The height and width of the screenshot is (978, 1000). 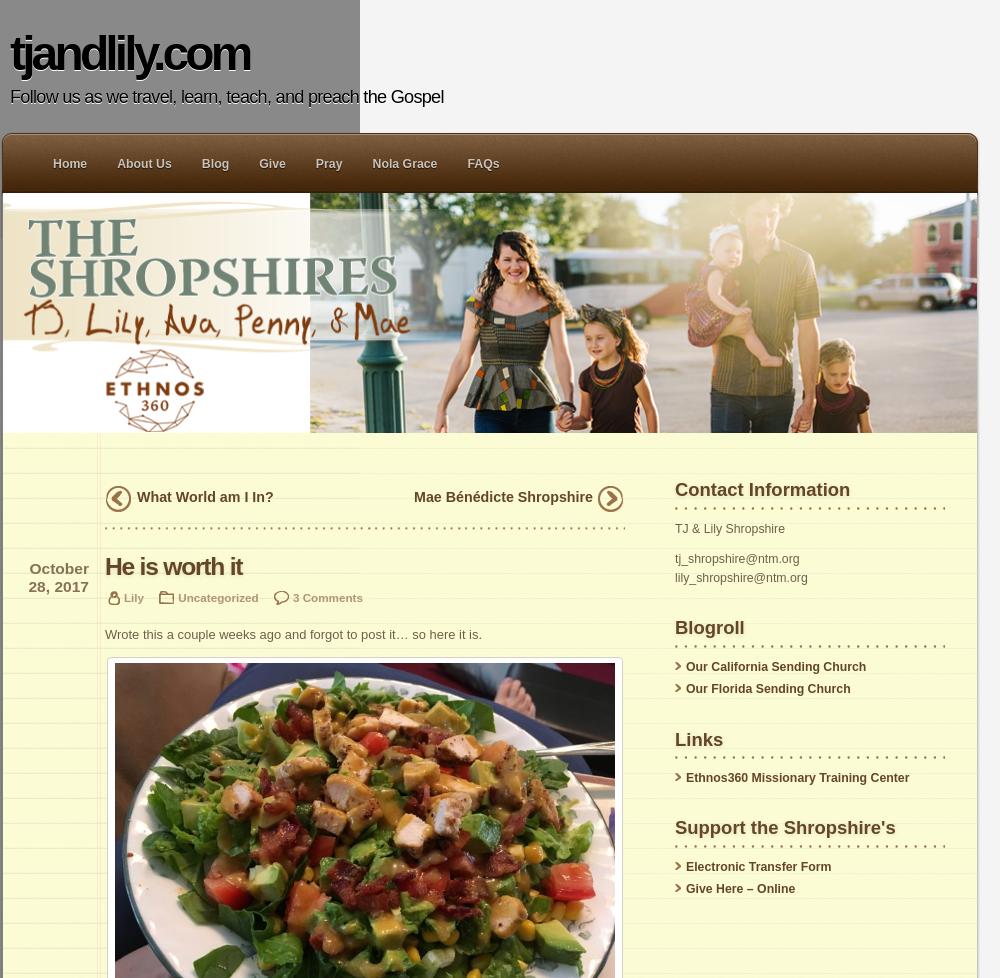 I want to click on 'Blogroll', so click(x=708, y=627).